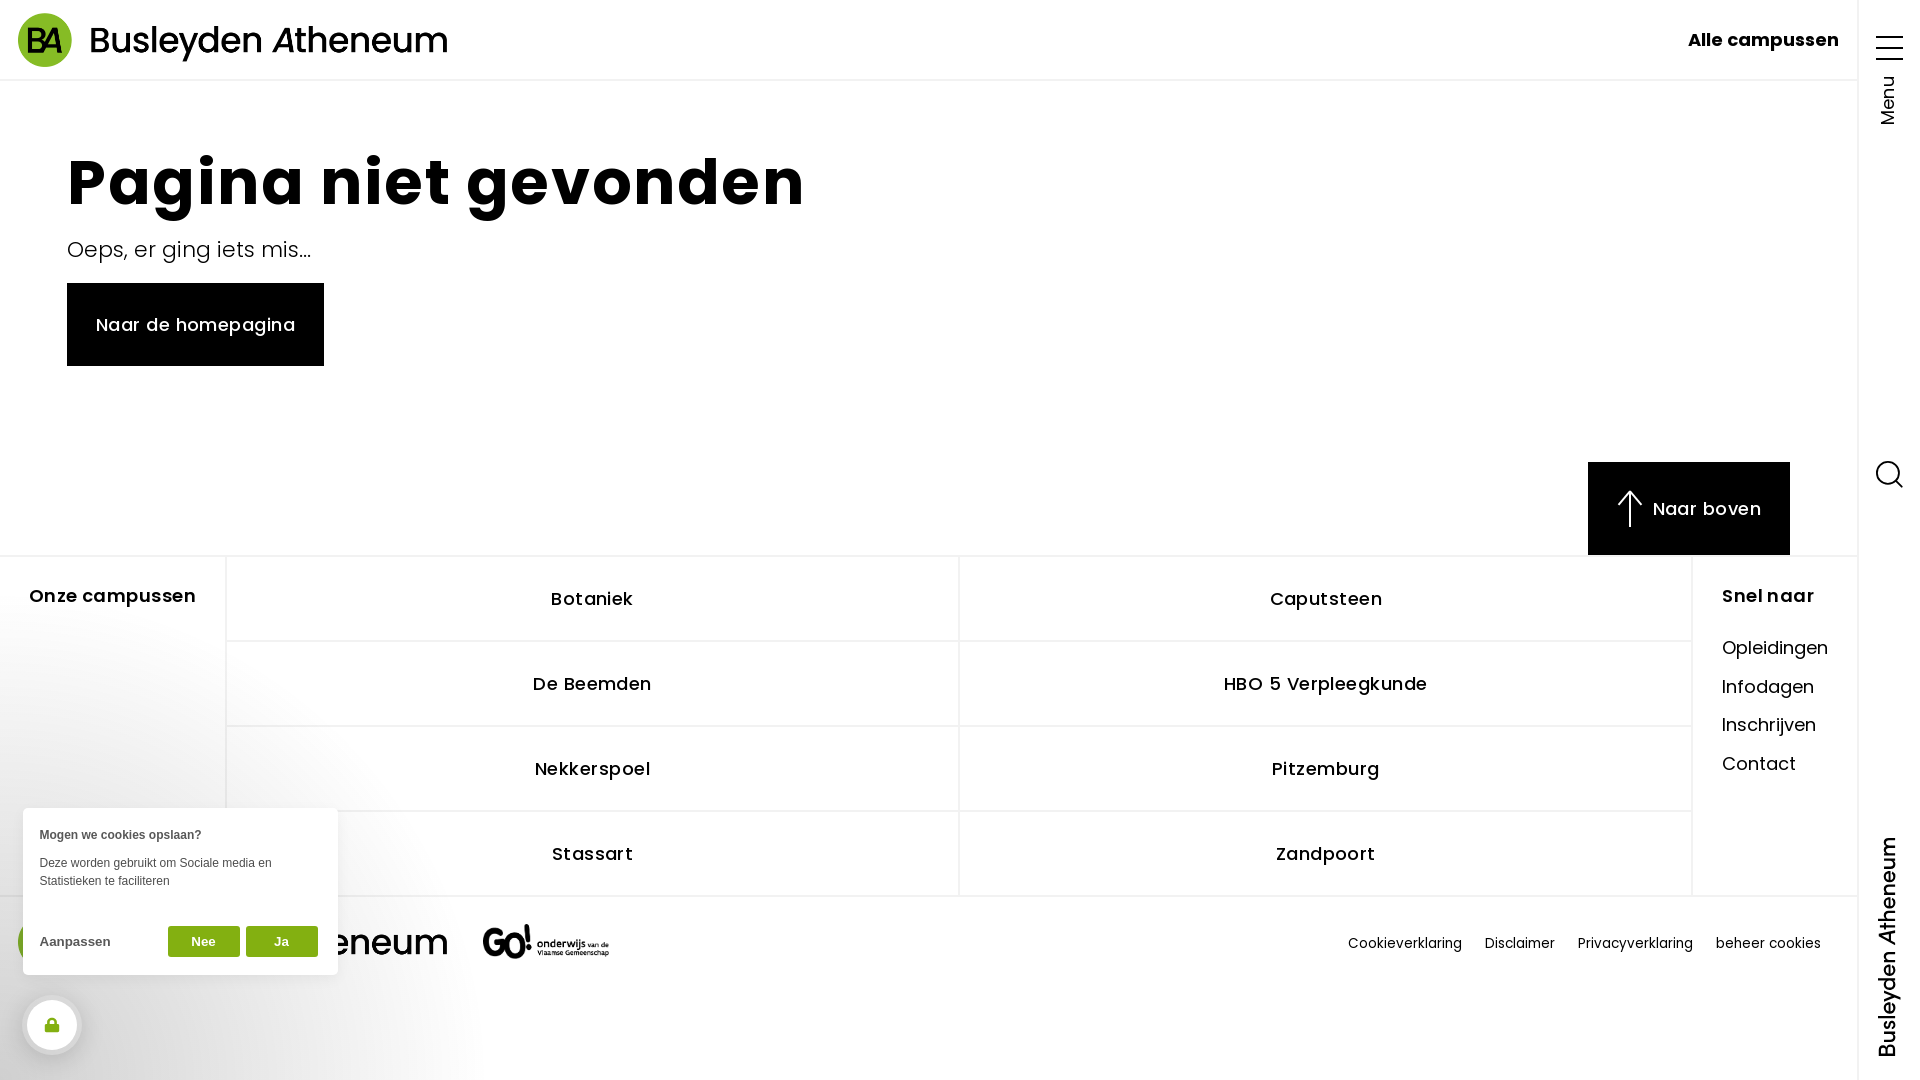 The width and height of the screenshot is (1920, 1080). What do you see at coordinates (1635, 944) in the screenshot?
I see `'Privacyverklaring'` at bounding box center [1635, 944].